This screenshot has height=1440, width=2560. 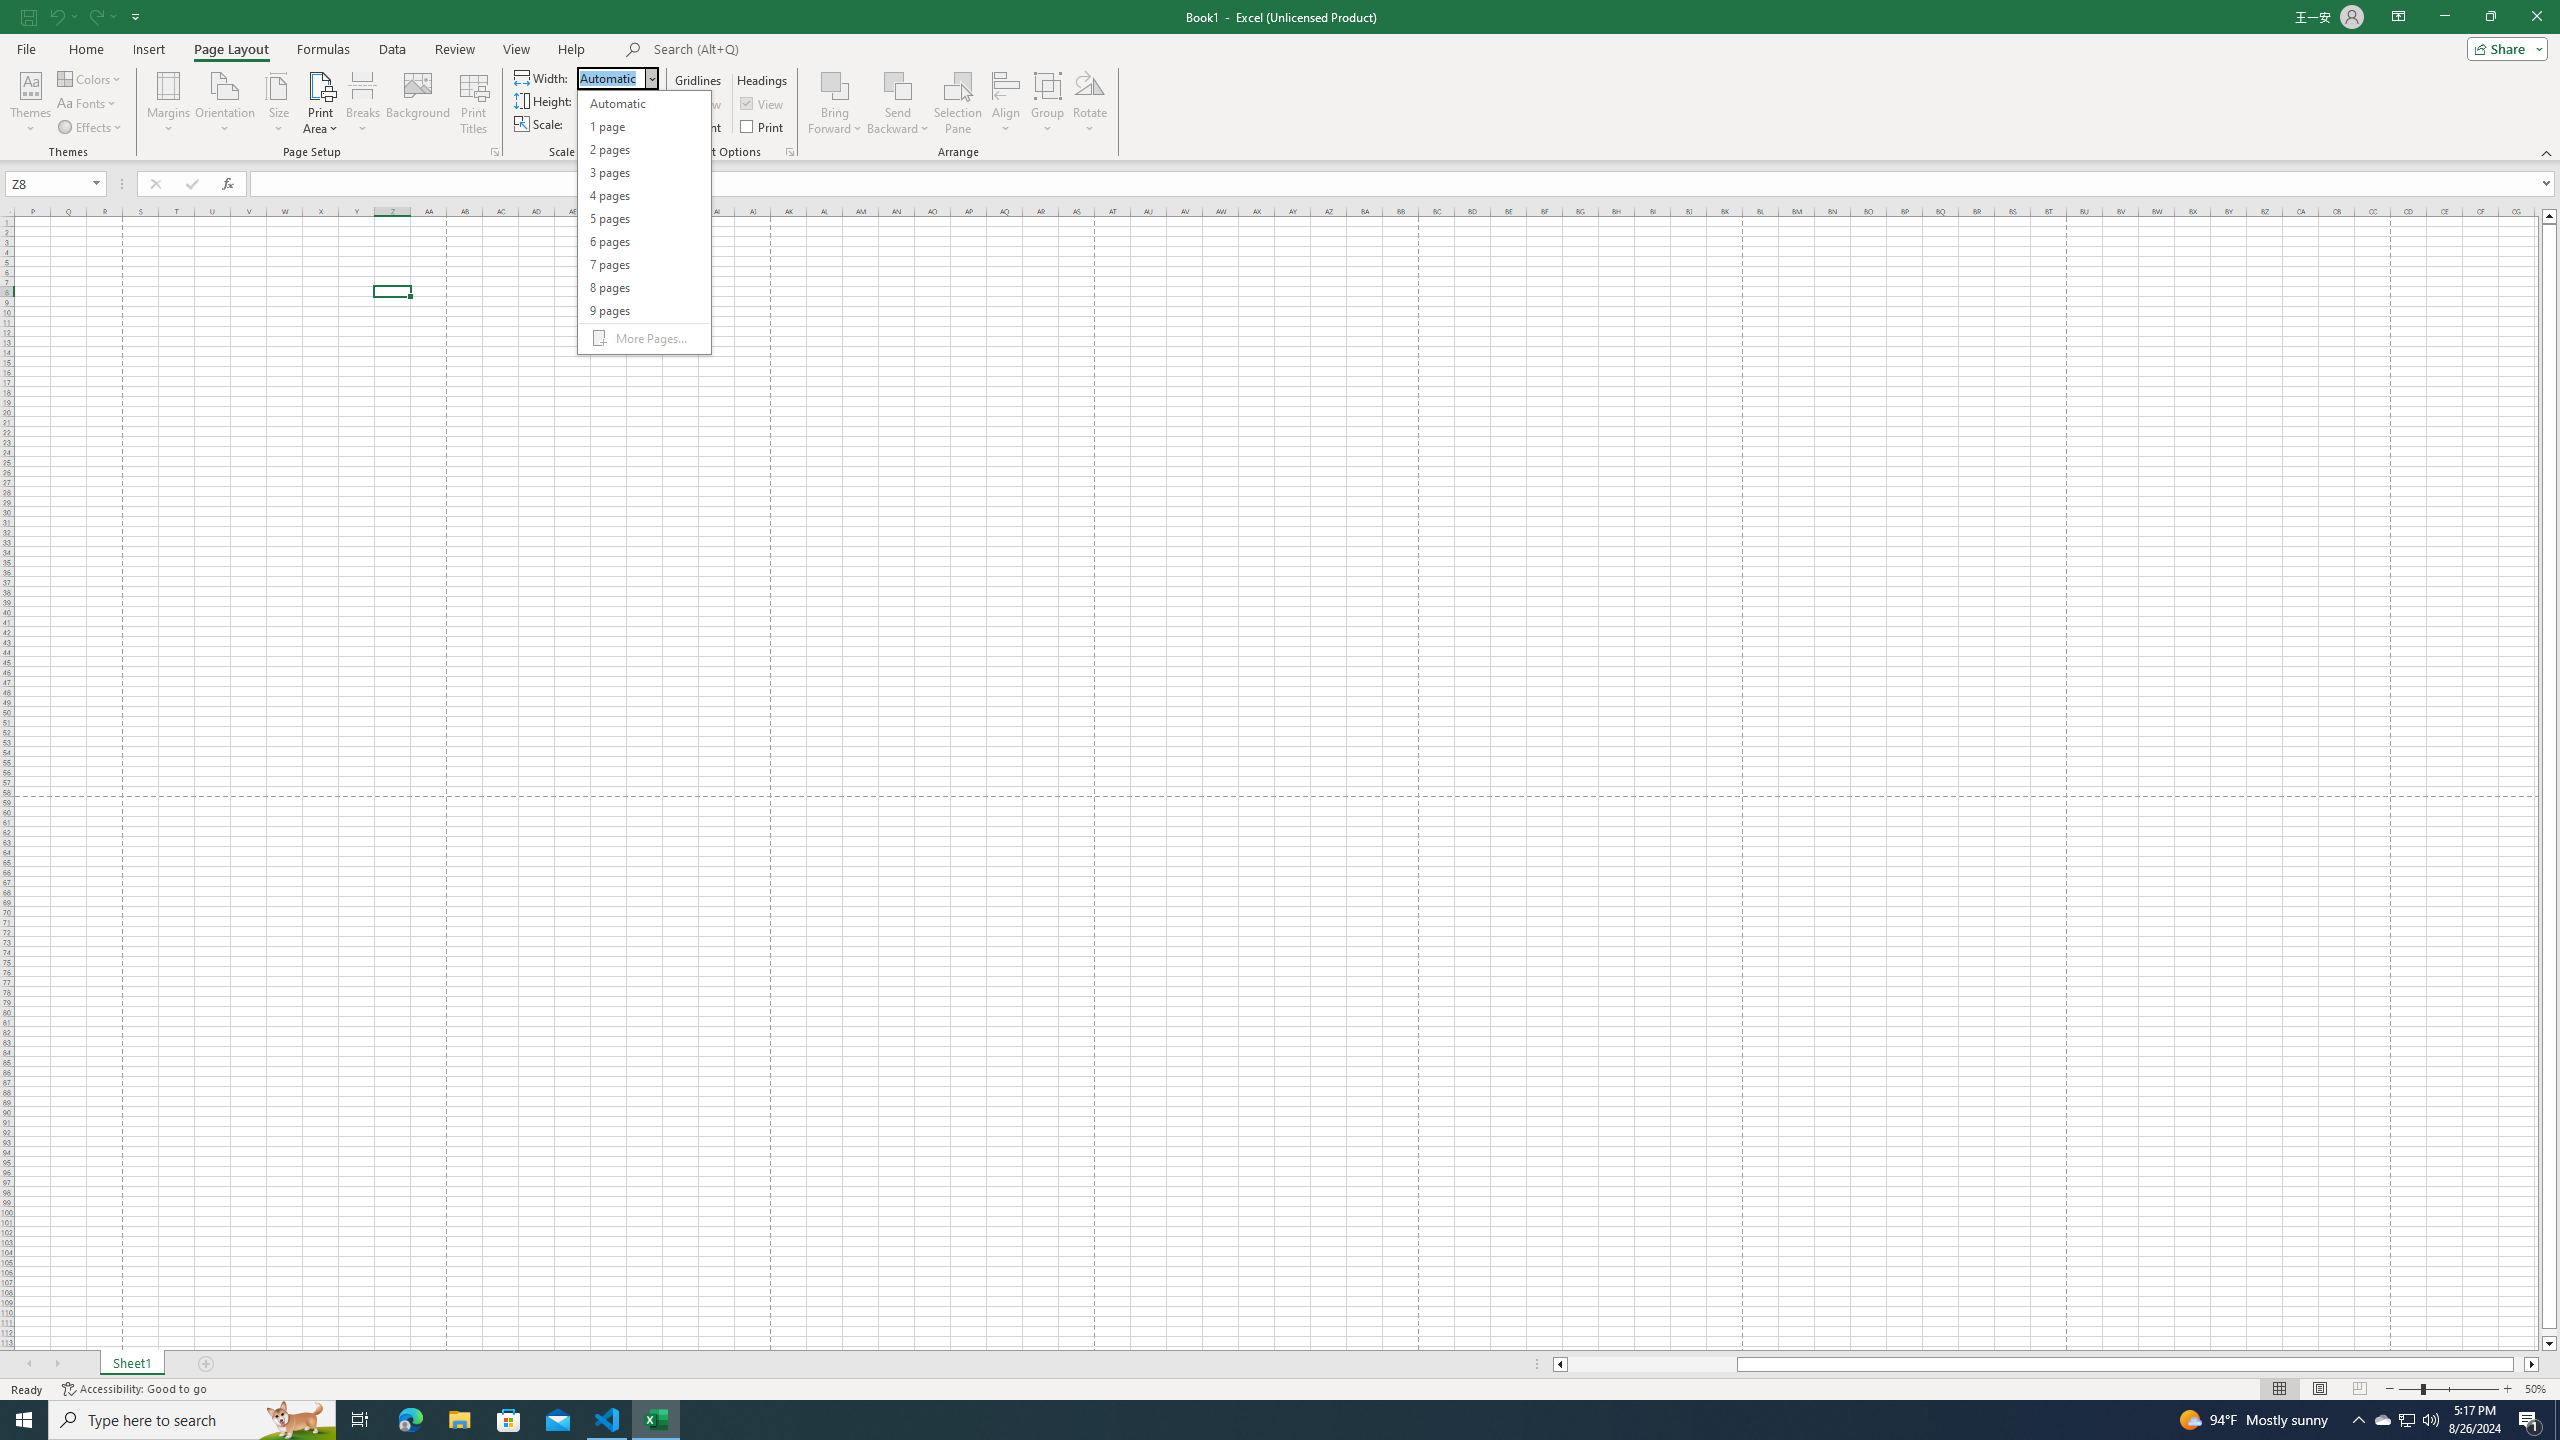 What do you see at coordinates (2548, 1344) in the screenshot?
I see `'Line down'` at bounding box center [2548, 1344].